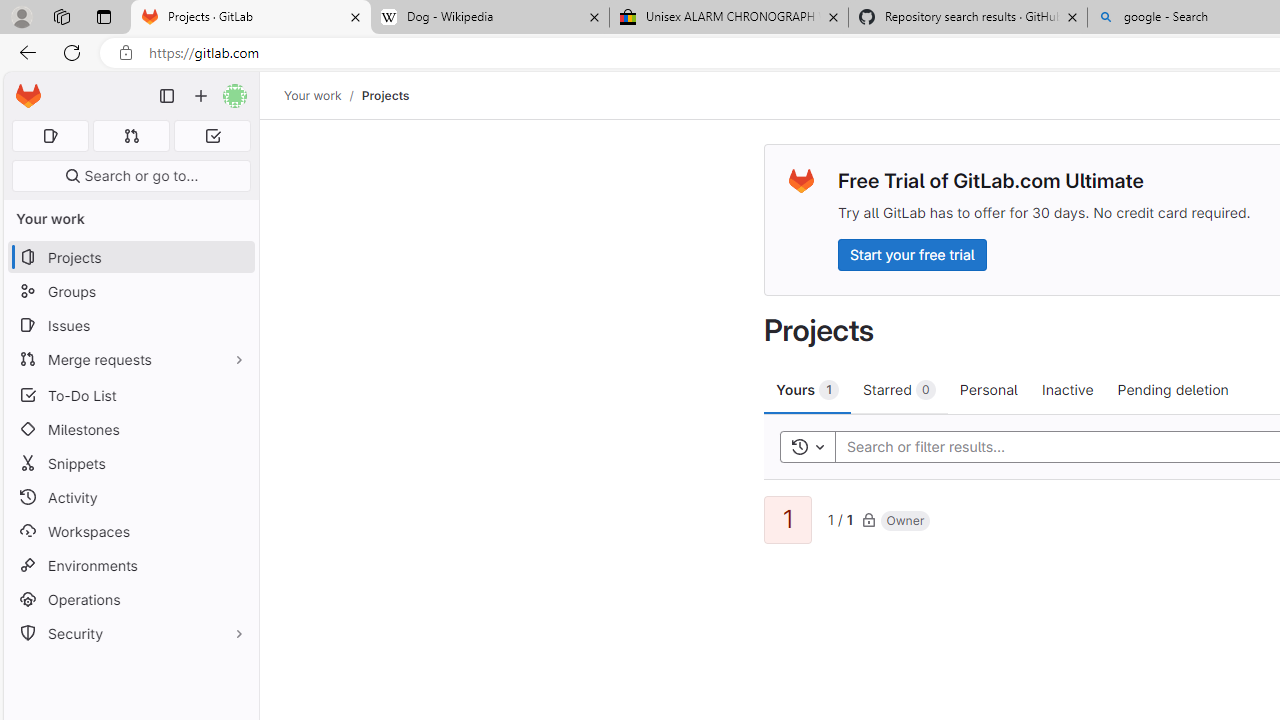 The height and width of the screenshot is (720, 1280). What do you see at coordinates (323, 95) in the screenshot?
I see `'Your work/'` at bounding box center [323, 95].